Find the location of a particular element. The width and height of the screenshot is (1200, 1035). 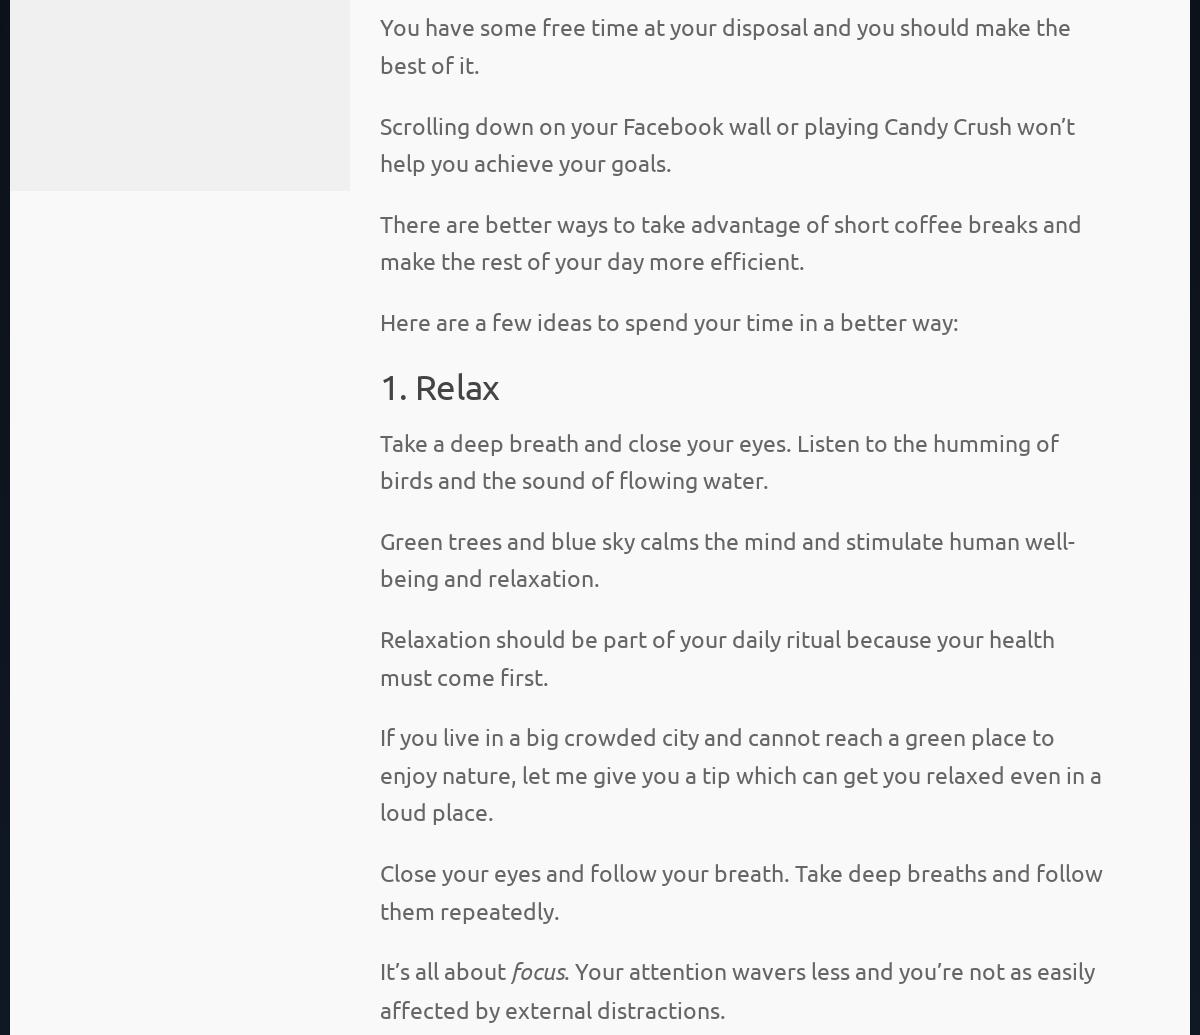

'There are better ways to take advantage of short coffee breaks and make the rest of your day more efficient.' is located at coordinates (731, 241).